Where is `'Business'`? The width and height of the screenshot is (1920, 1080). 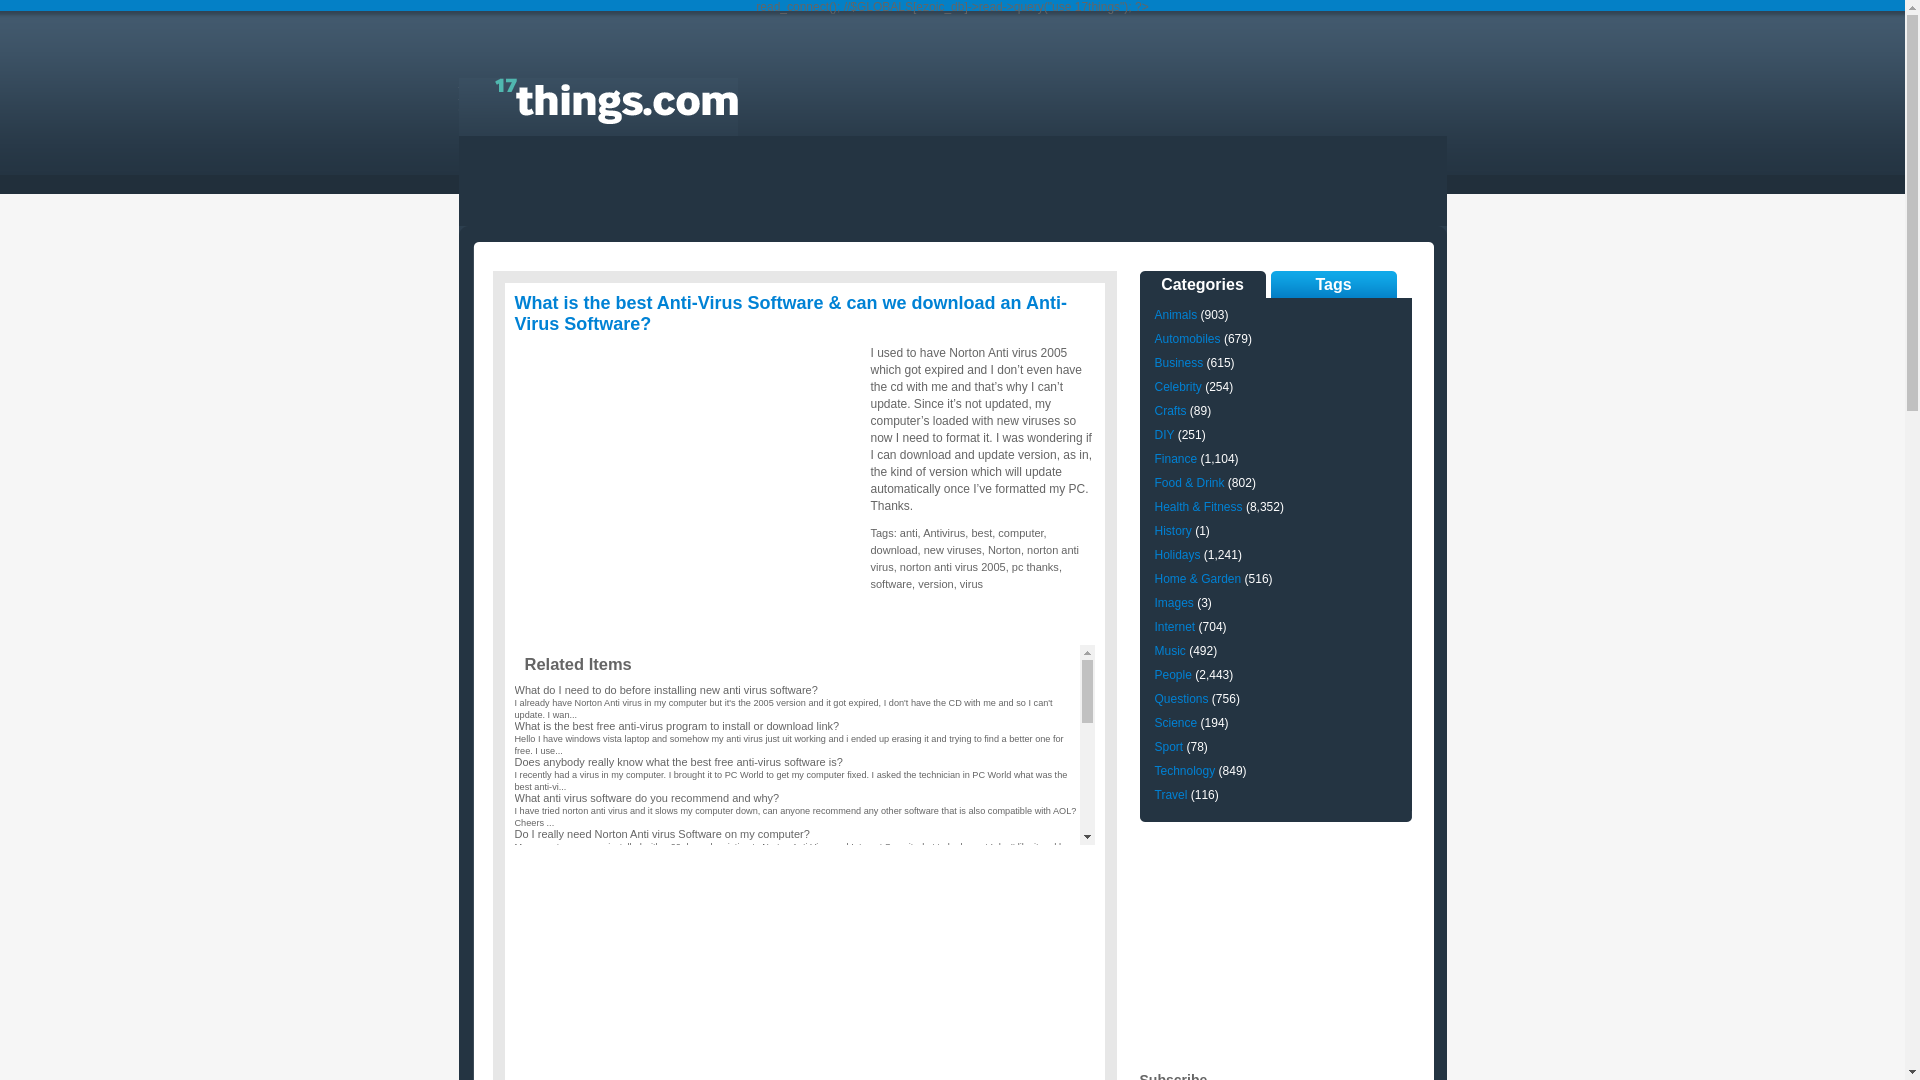
'Business' is located at coordinates (1178, 362).